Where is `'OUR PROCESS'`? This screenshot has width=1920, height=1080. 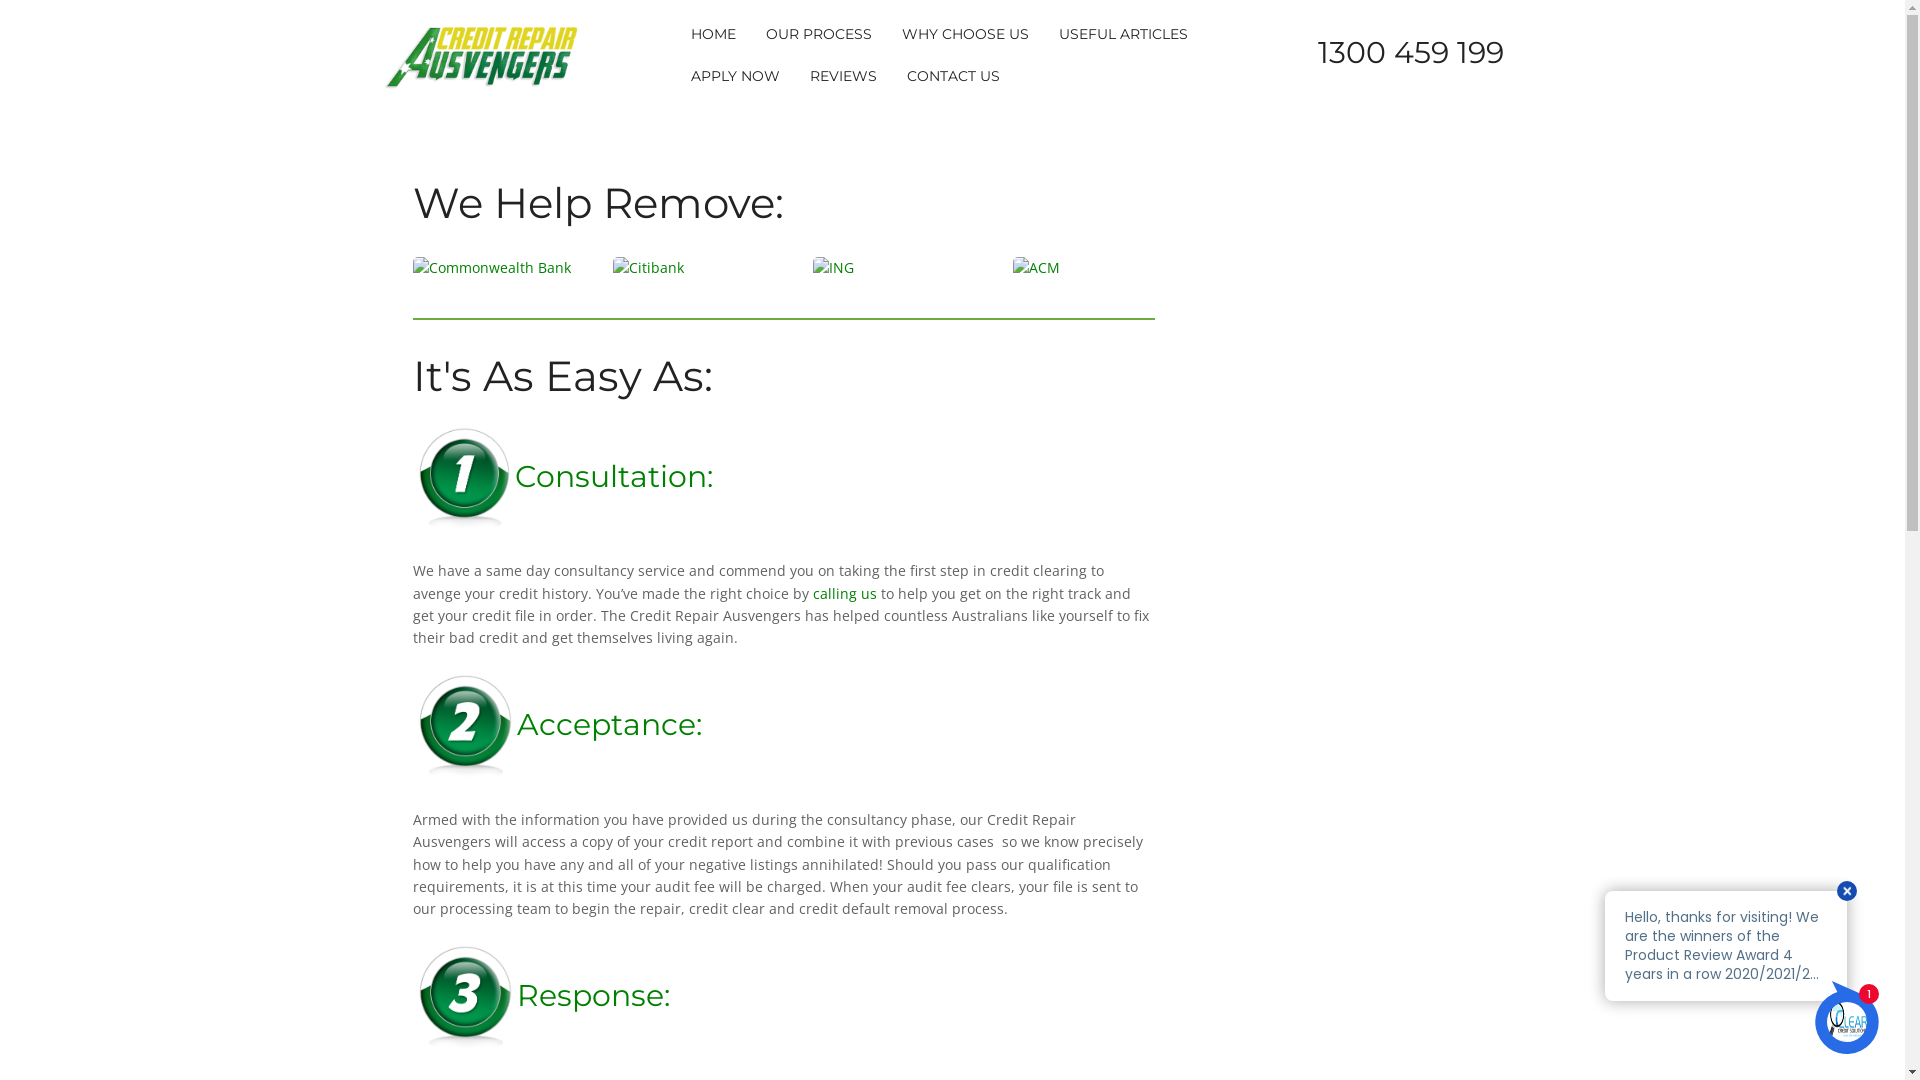
'OUR PROCESS' is located at coordinates (819, 34).